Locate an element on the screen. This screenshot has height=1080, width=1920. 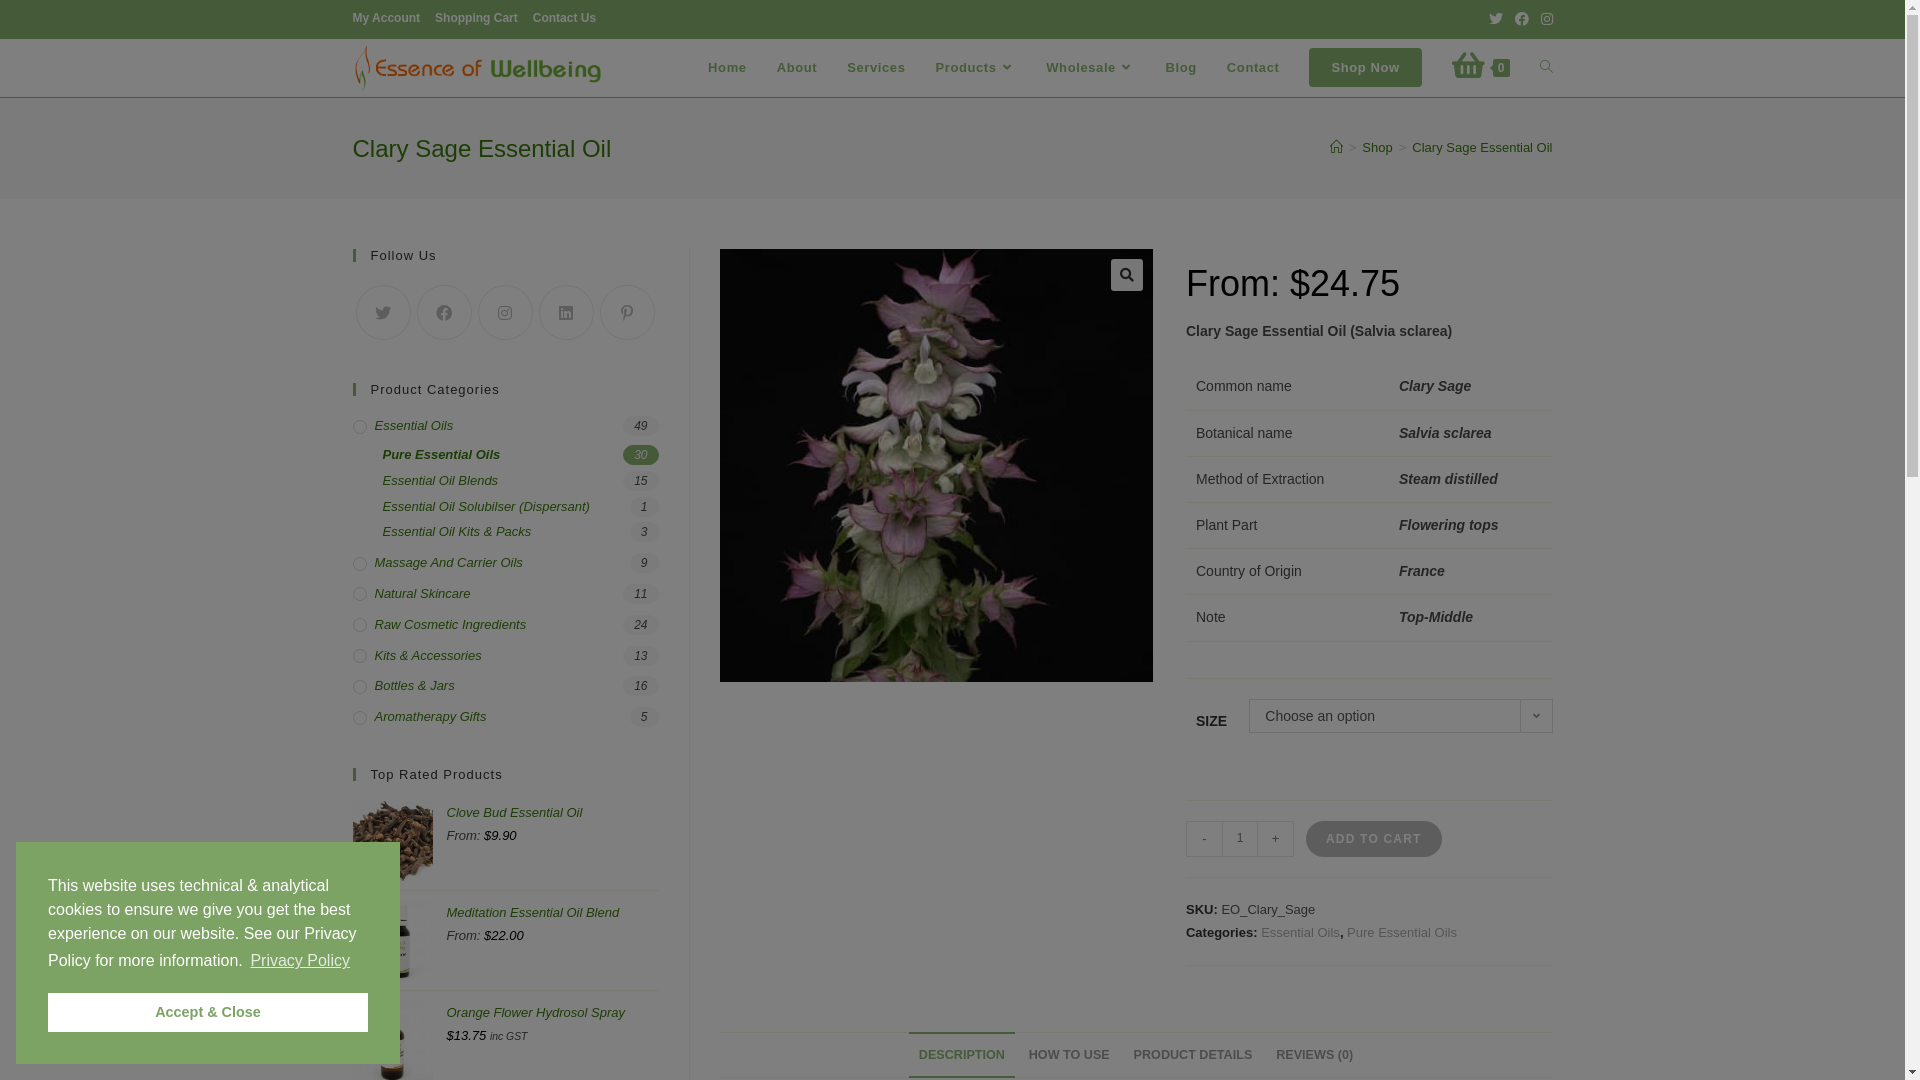
'My Account' is located at coordinates (385, 19).